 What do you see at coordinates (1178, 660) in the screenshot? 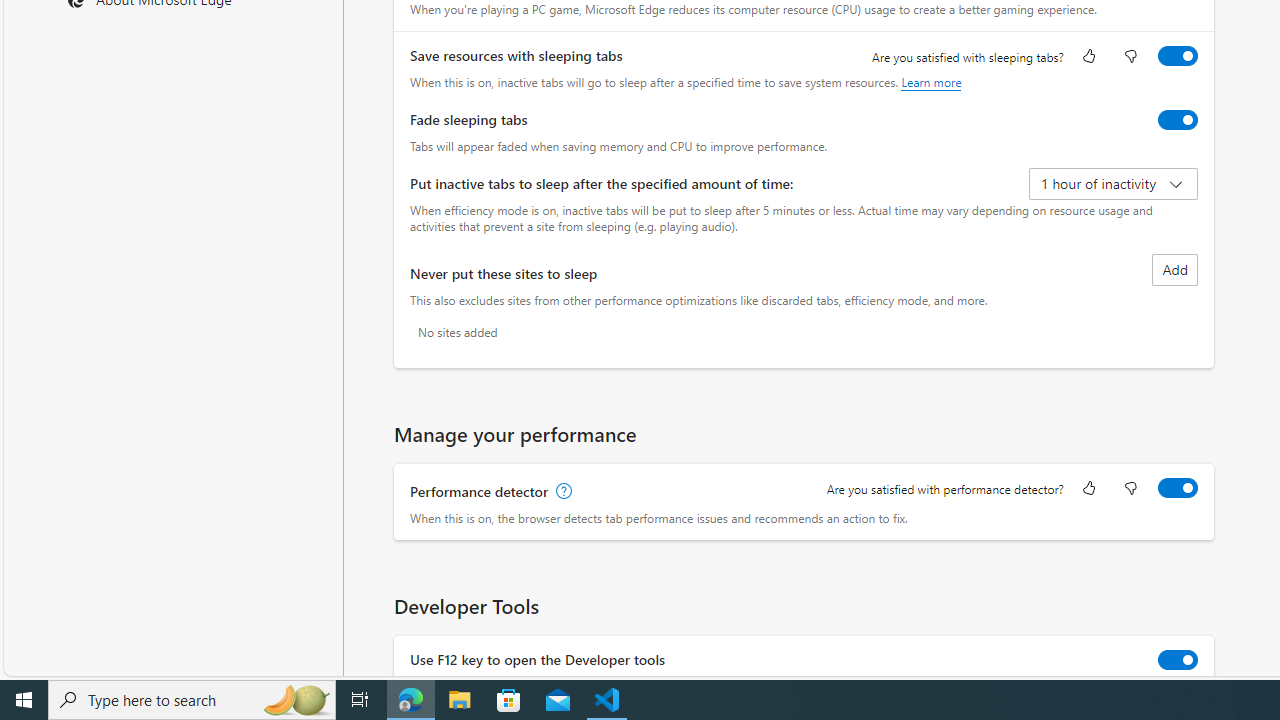
I see `'Use F12 key to open the Developer tools'` at bounding box center [1178, 660].